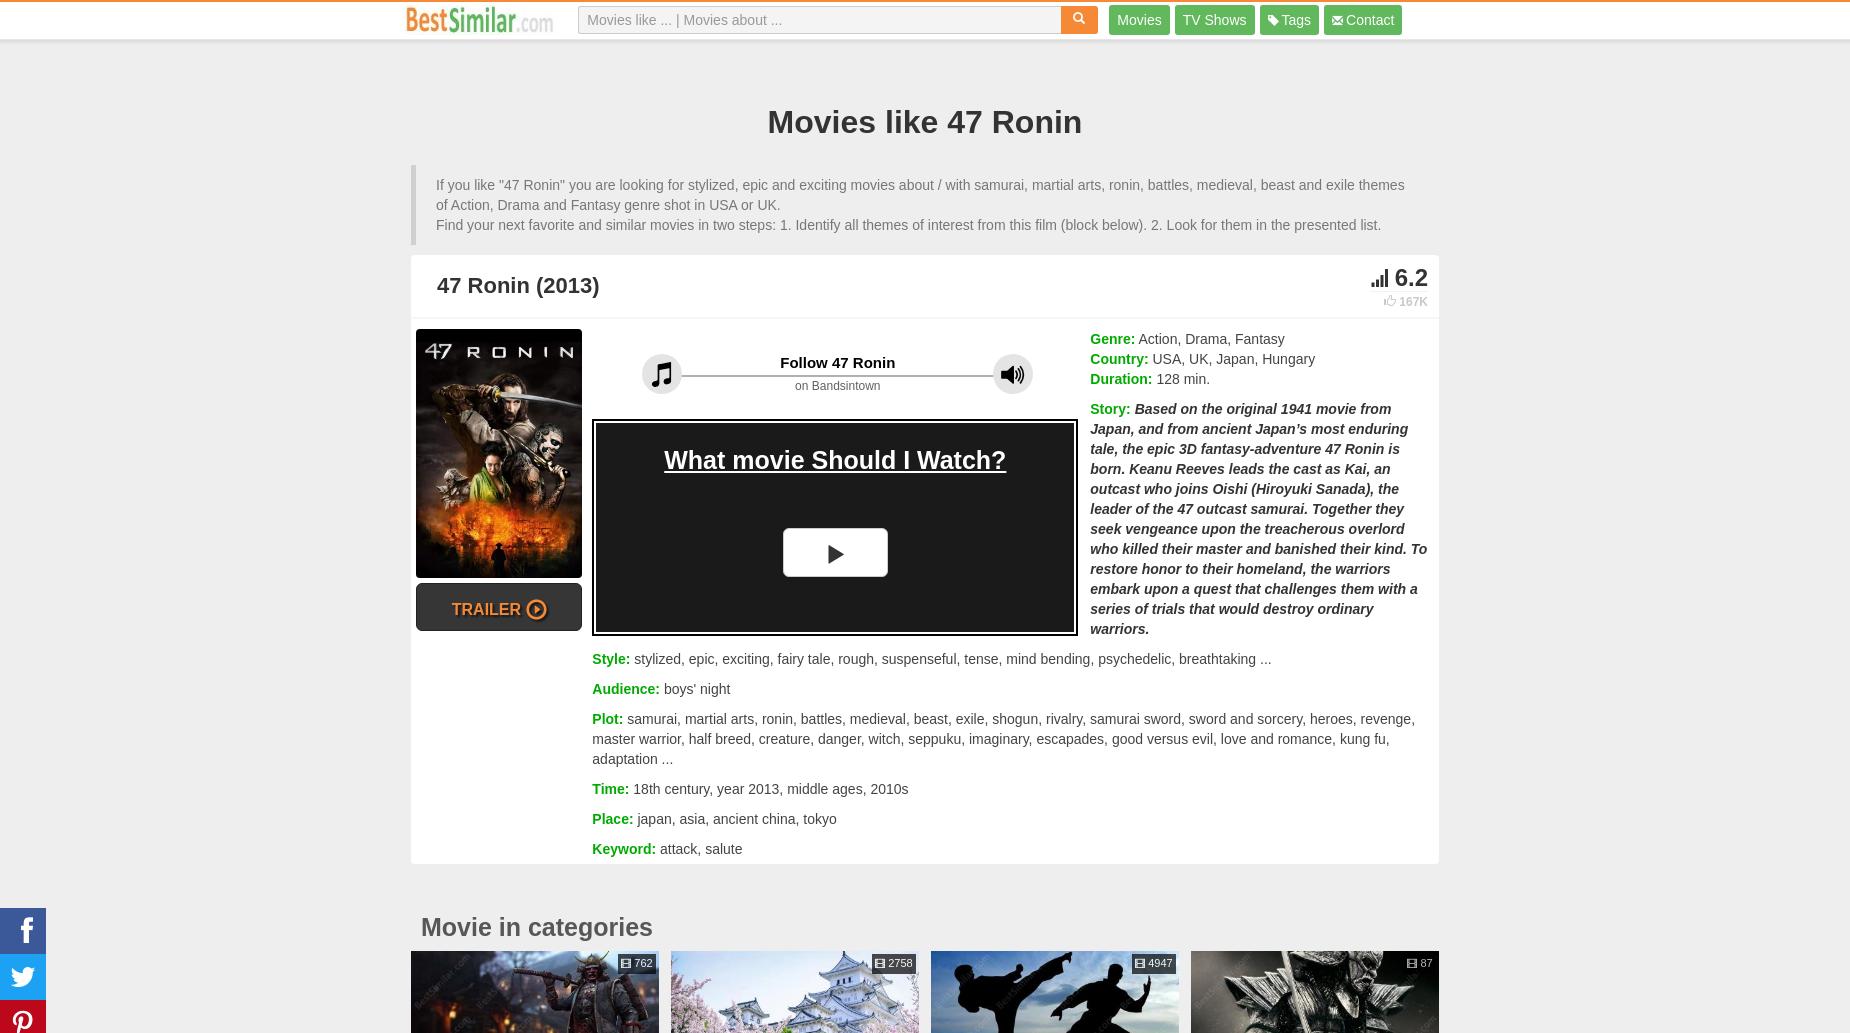 The image size is (1850, 1033). I want to click on 'Find your next favorite and similar movies in two steps:
1. Identify all themes of interest from this film (block below).
2. Look for them in the presented list.', so click(908, 223).